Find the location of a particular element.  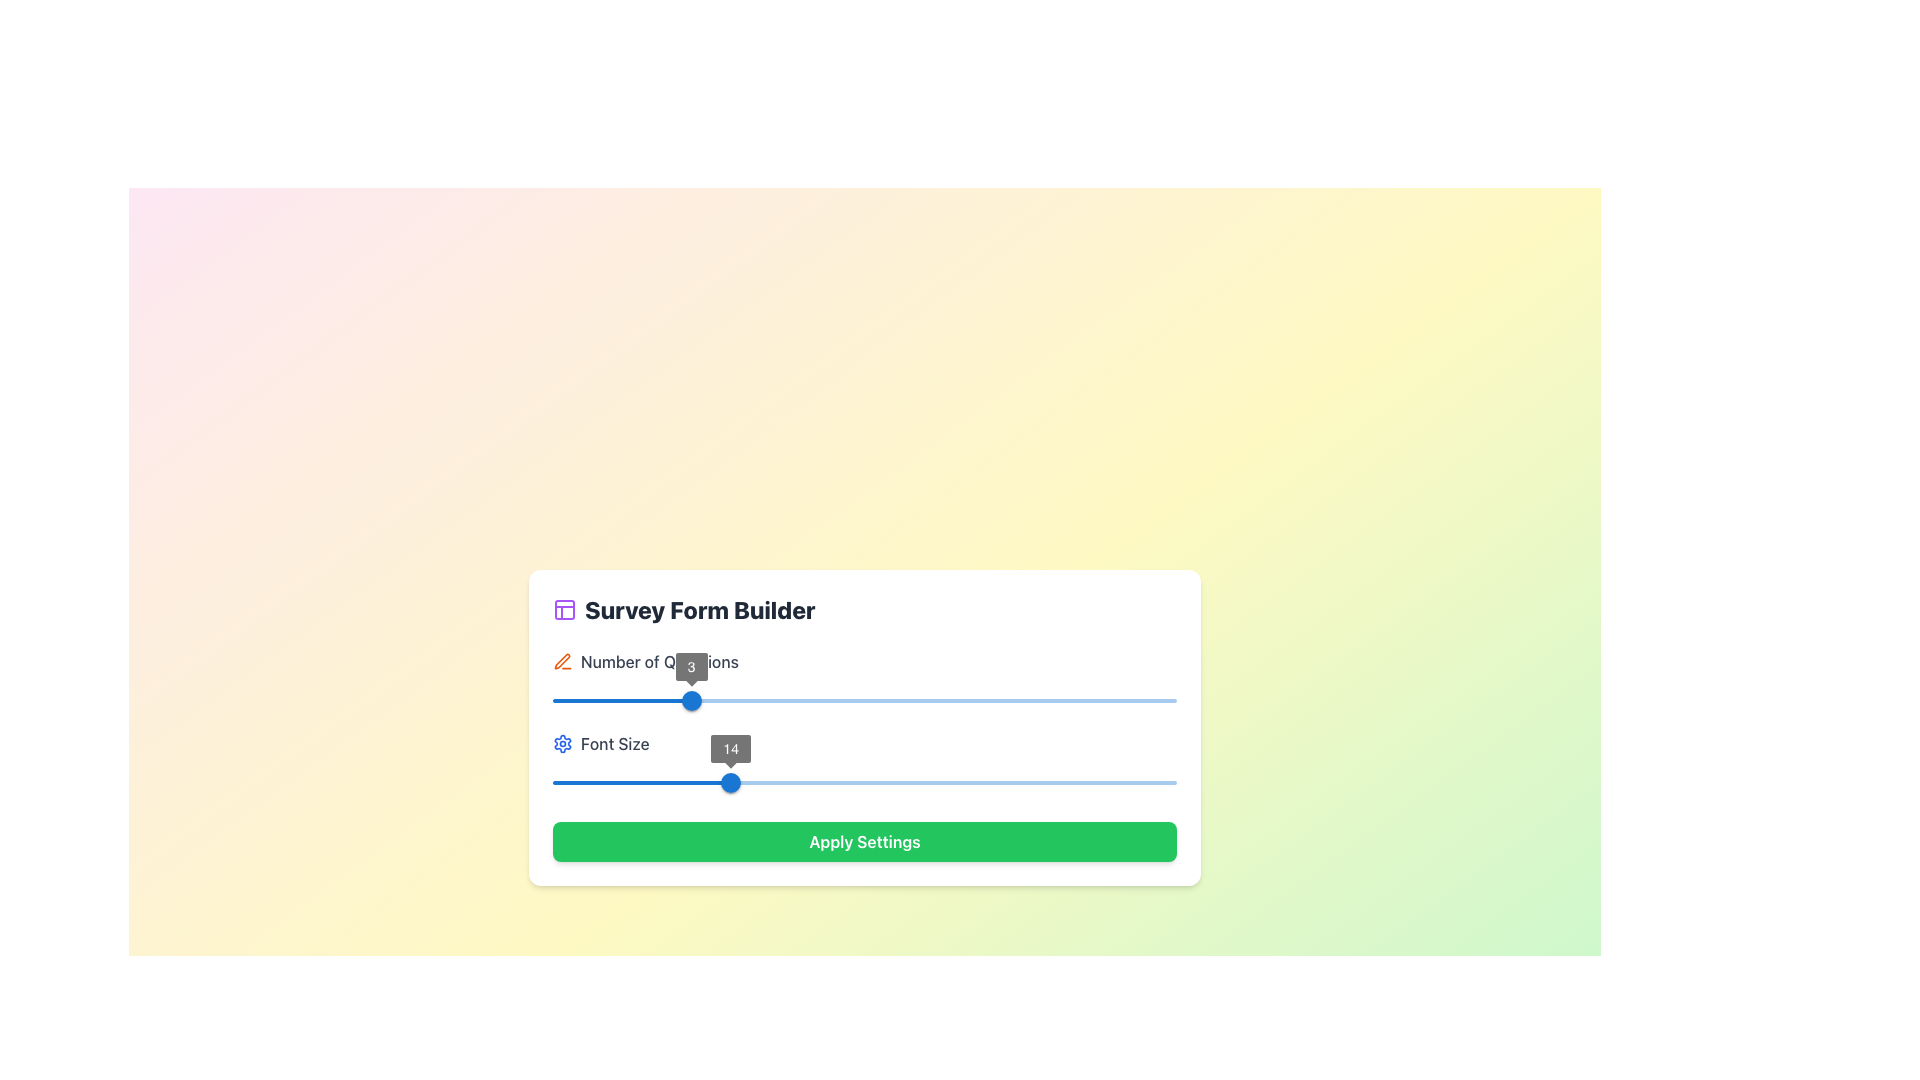

the descriptive text label indicating the purpose of the numeric input field for setting the number of questions is located at coordinates (659, 662).